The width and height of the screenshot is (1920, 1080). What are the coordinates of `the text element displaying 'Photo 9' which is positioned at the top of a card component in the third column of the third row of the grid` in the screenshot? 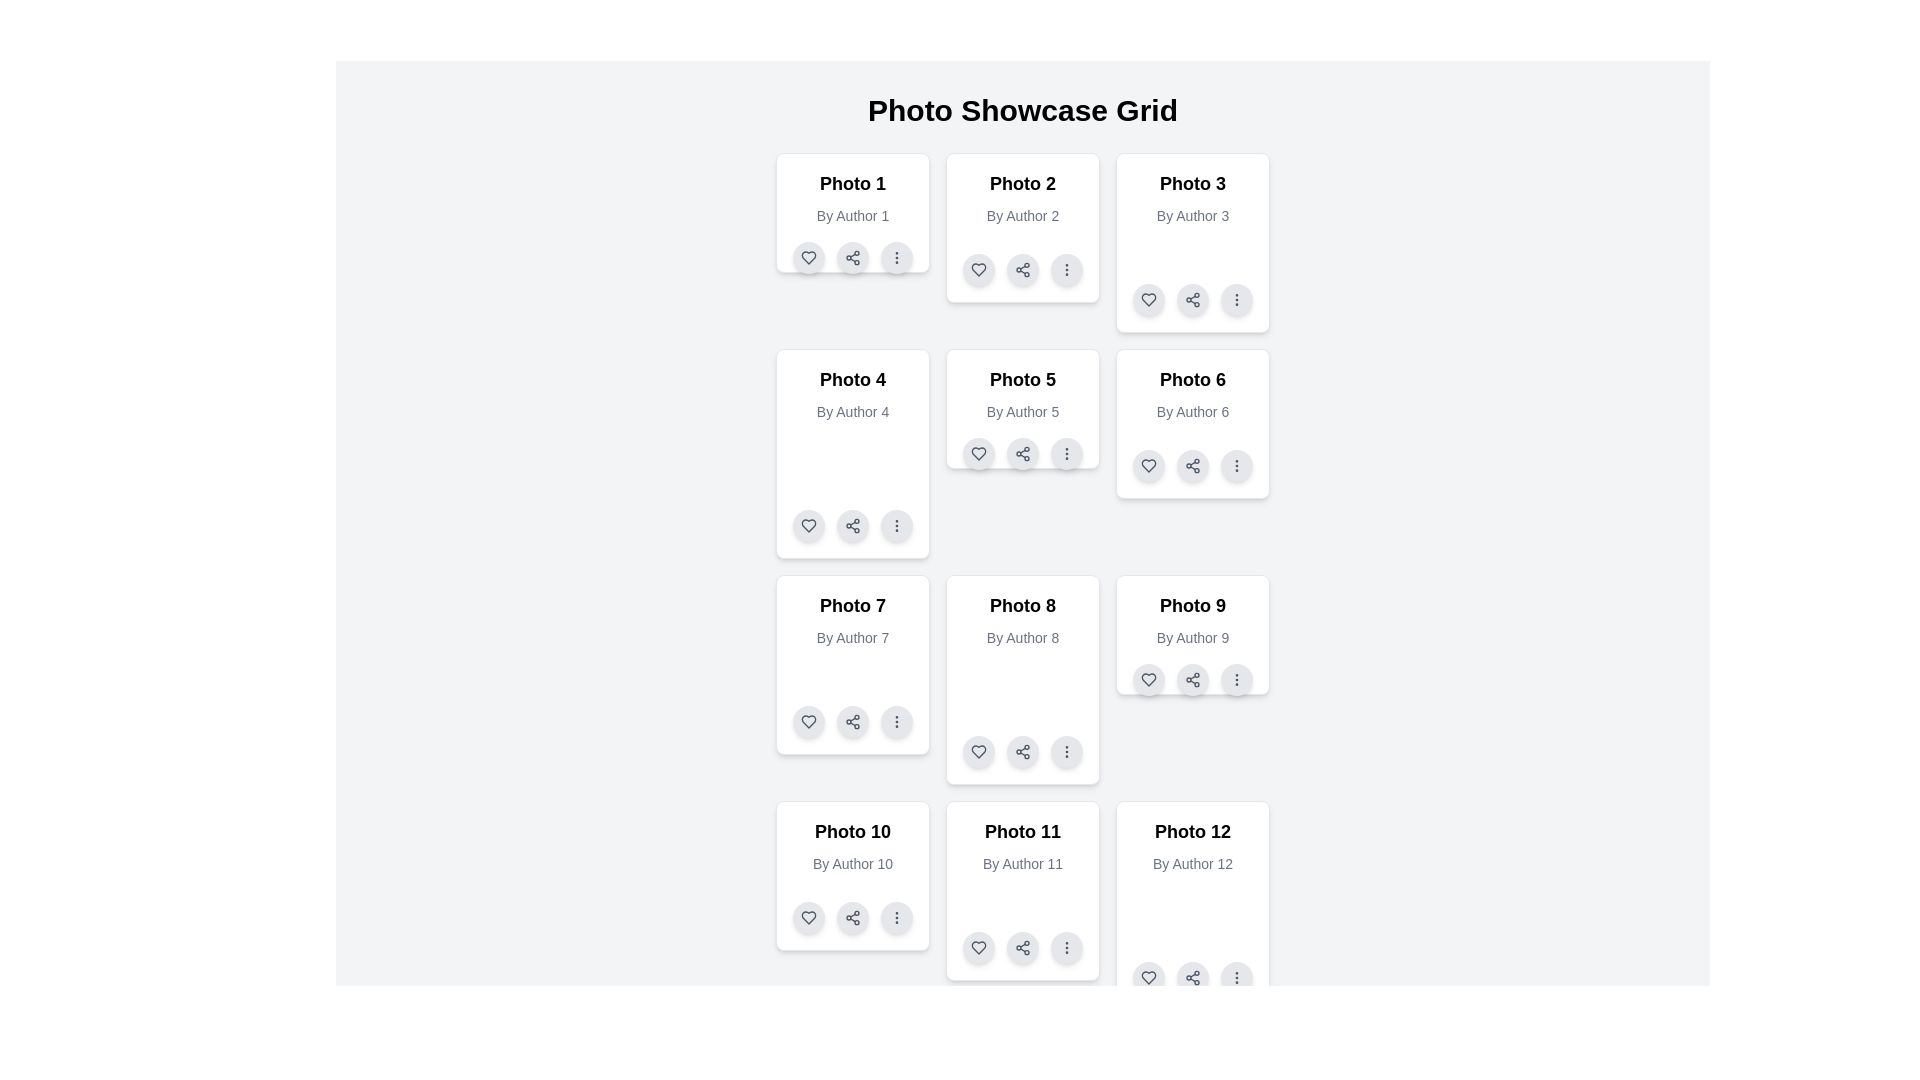 It's located at (1193, 604).